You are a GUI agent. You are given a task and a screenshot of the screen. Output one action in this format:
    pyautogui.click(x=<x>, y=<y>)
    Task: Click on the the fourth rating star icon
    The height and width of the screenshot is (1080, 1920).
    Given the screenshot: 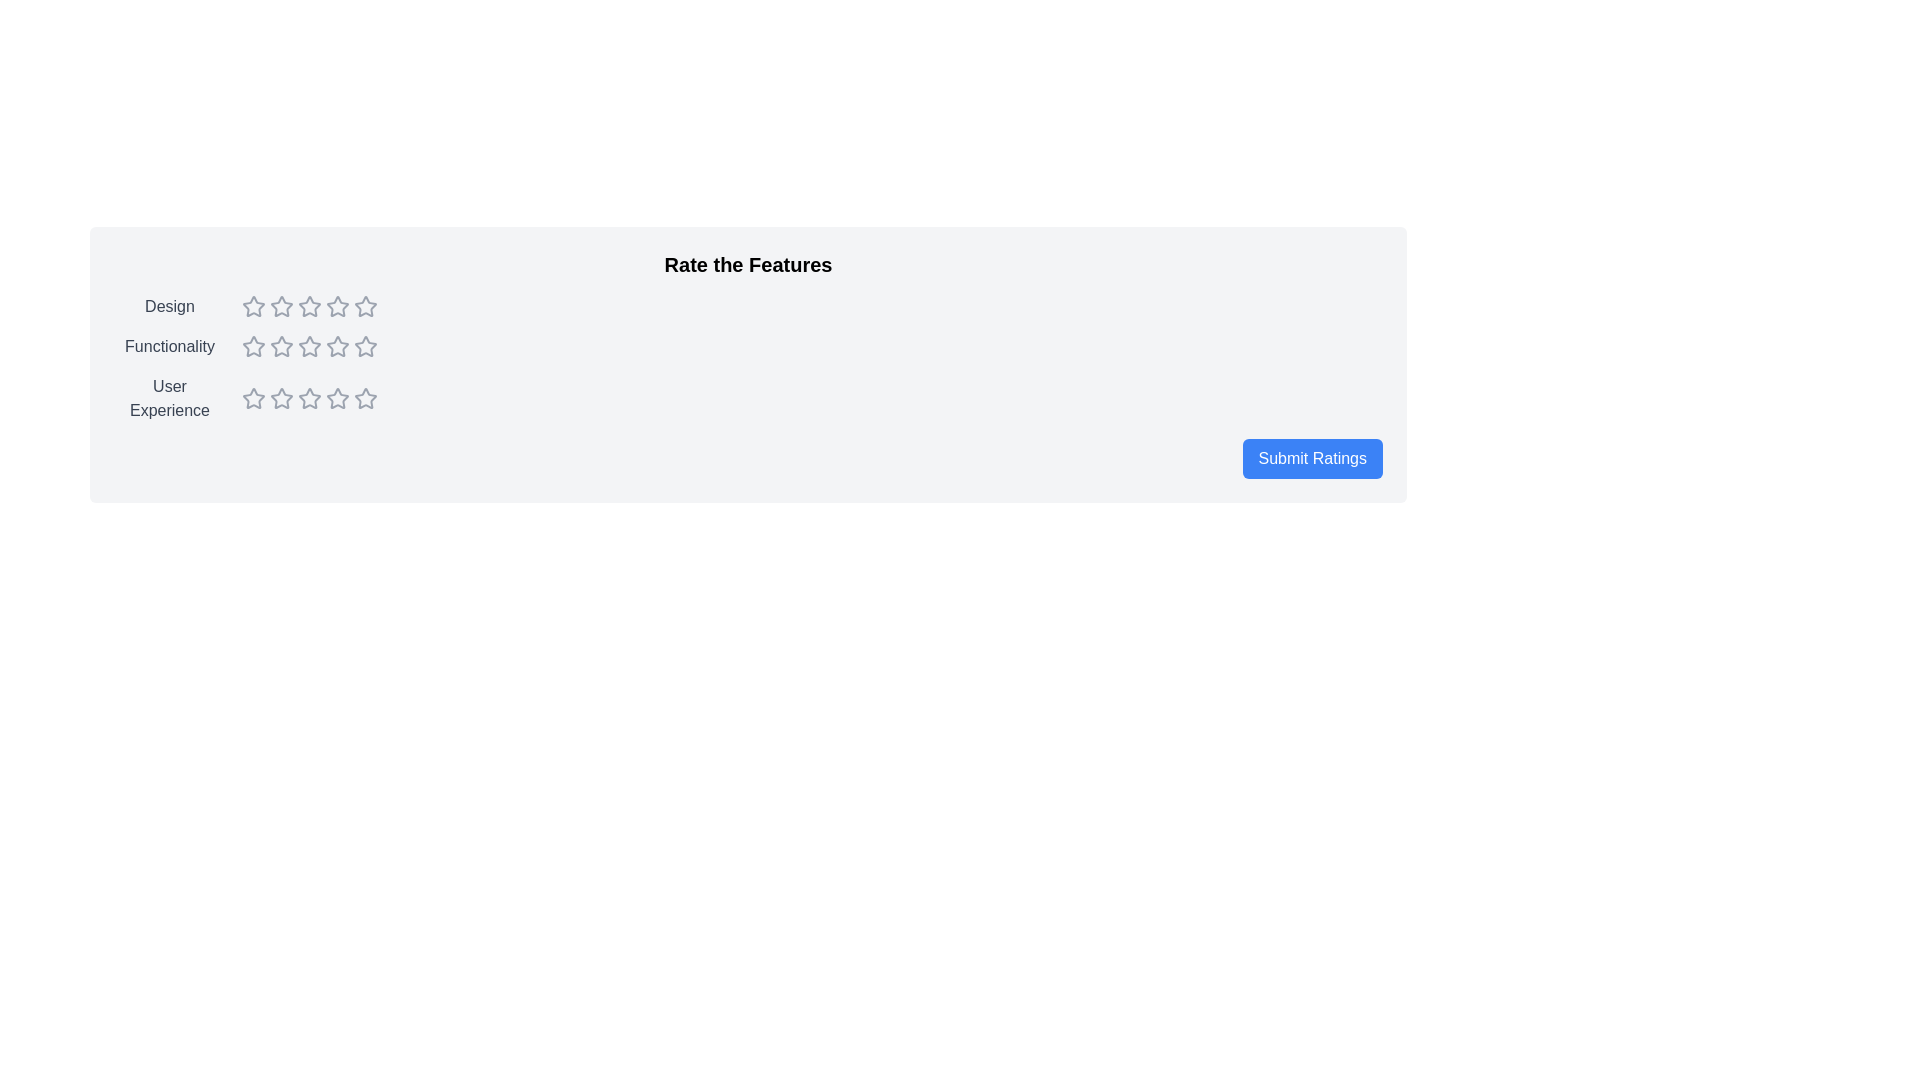 What is the action you would take?
    pyautogui.click(x=309, y=398)
    